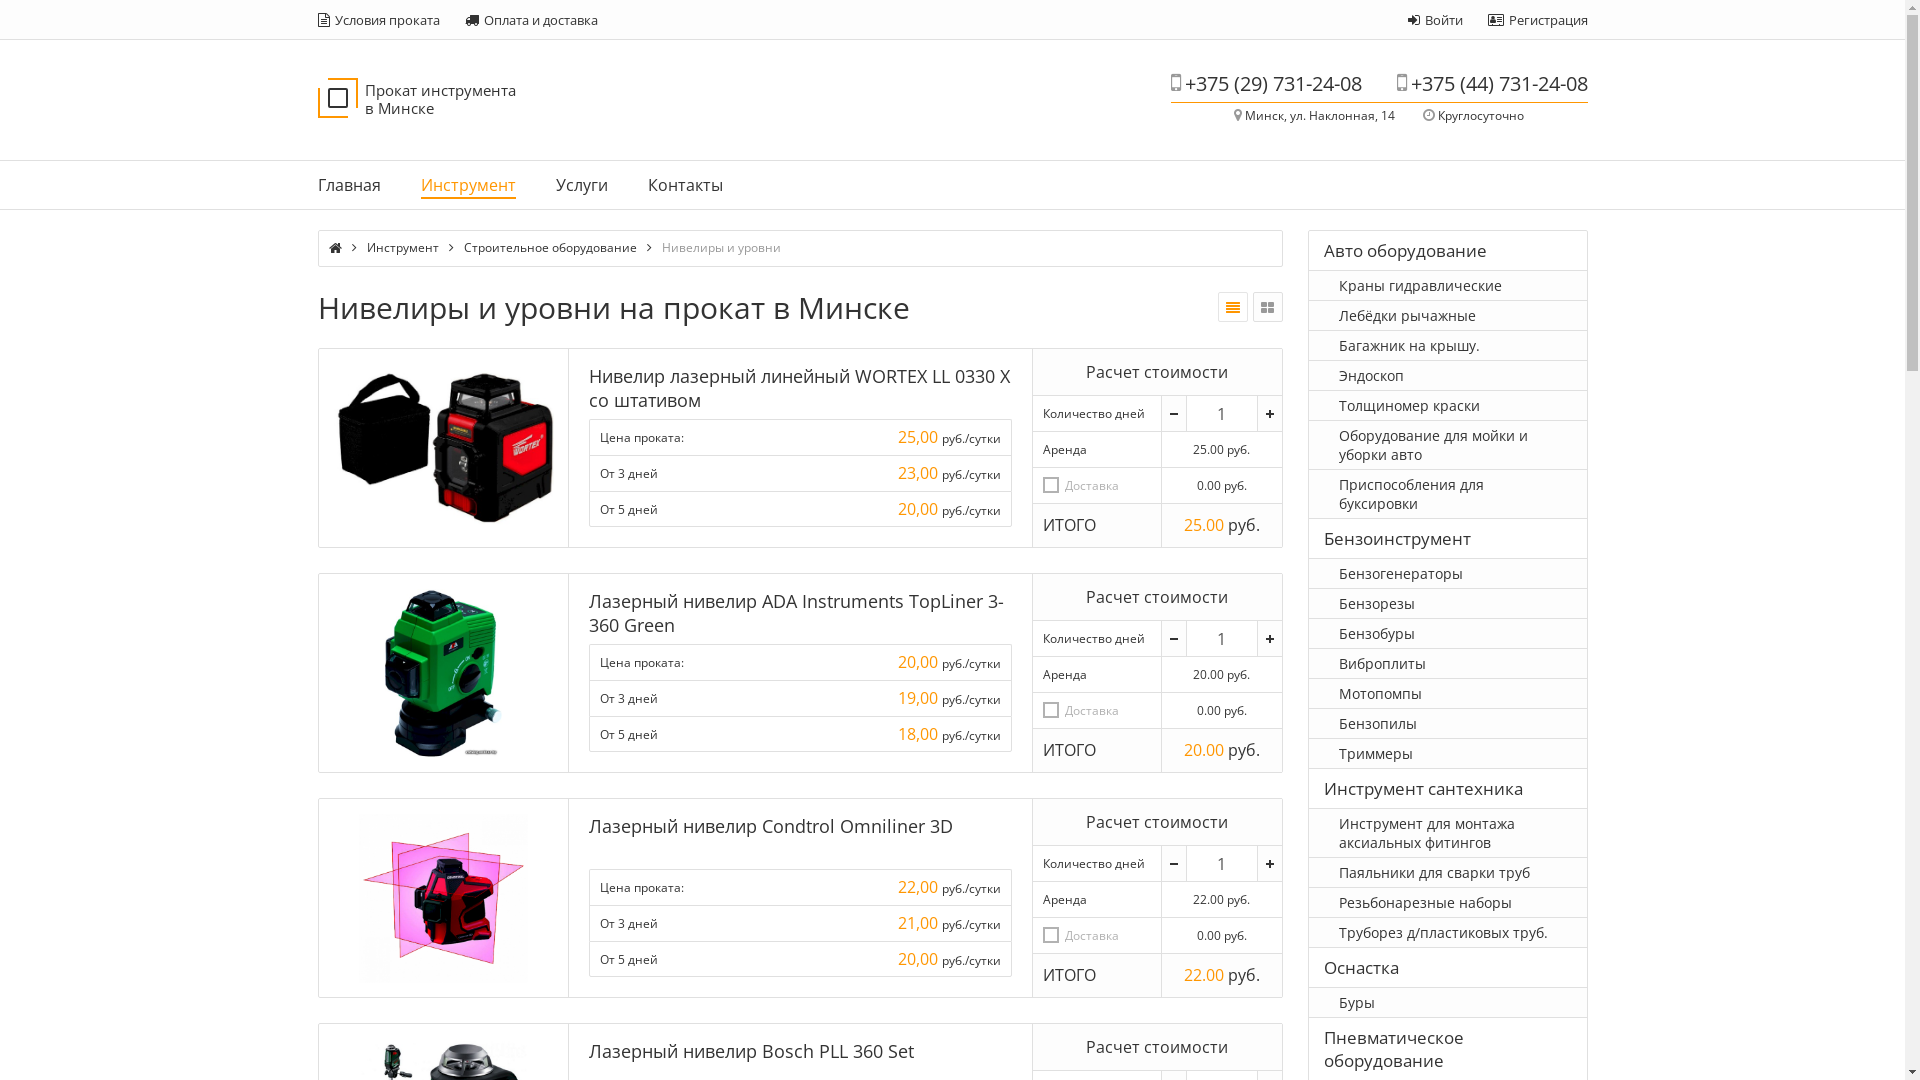 The height and width of the screenshot is (1080, 1920). Describe the element at coordinates (1264, 82) in the screenshot. I see `'+375 (29) 731-24-08'` at that location.